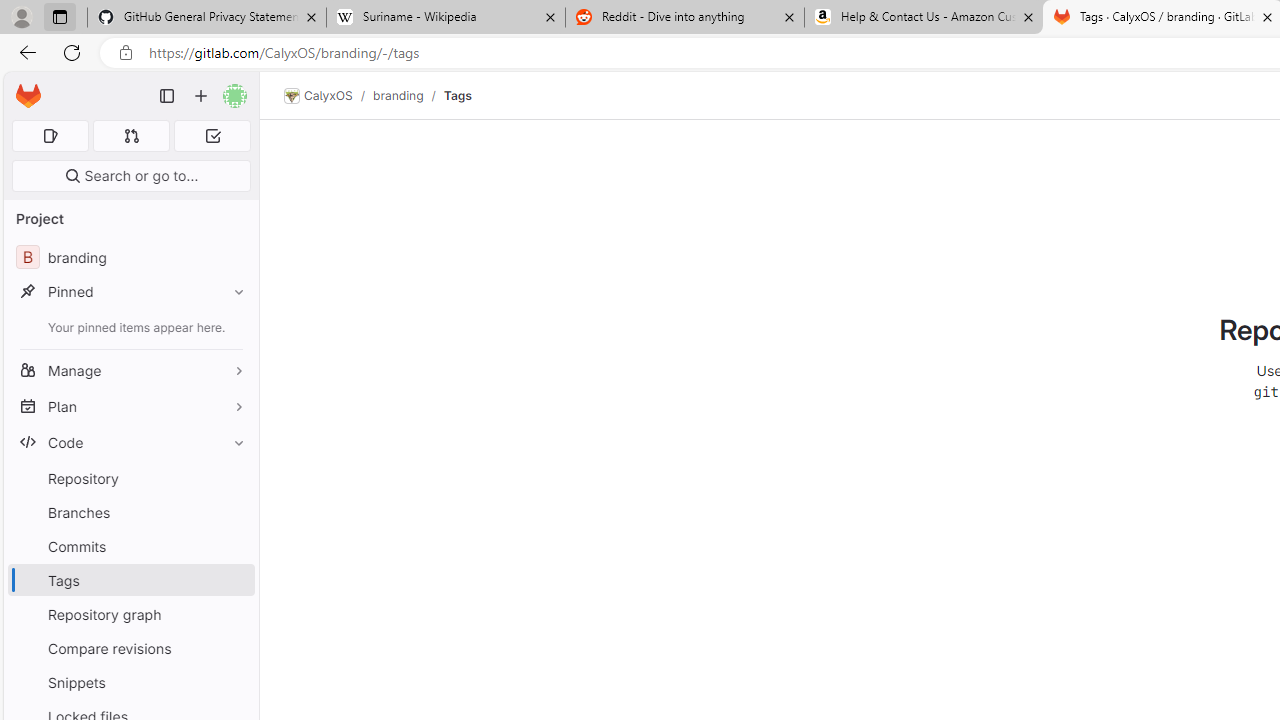 This screenshot has width=1280, height=720. What do you see at coordinates (201, 96) in the screenshot?
I see `'Create new...'` at bounding box center [201, 96].